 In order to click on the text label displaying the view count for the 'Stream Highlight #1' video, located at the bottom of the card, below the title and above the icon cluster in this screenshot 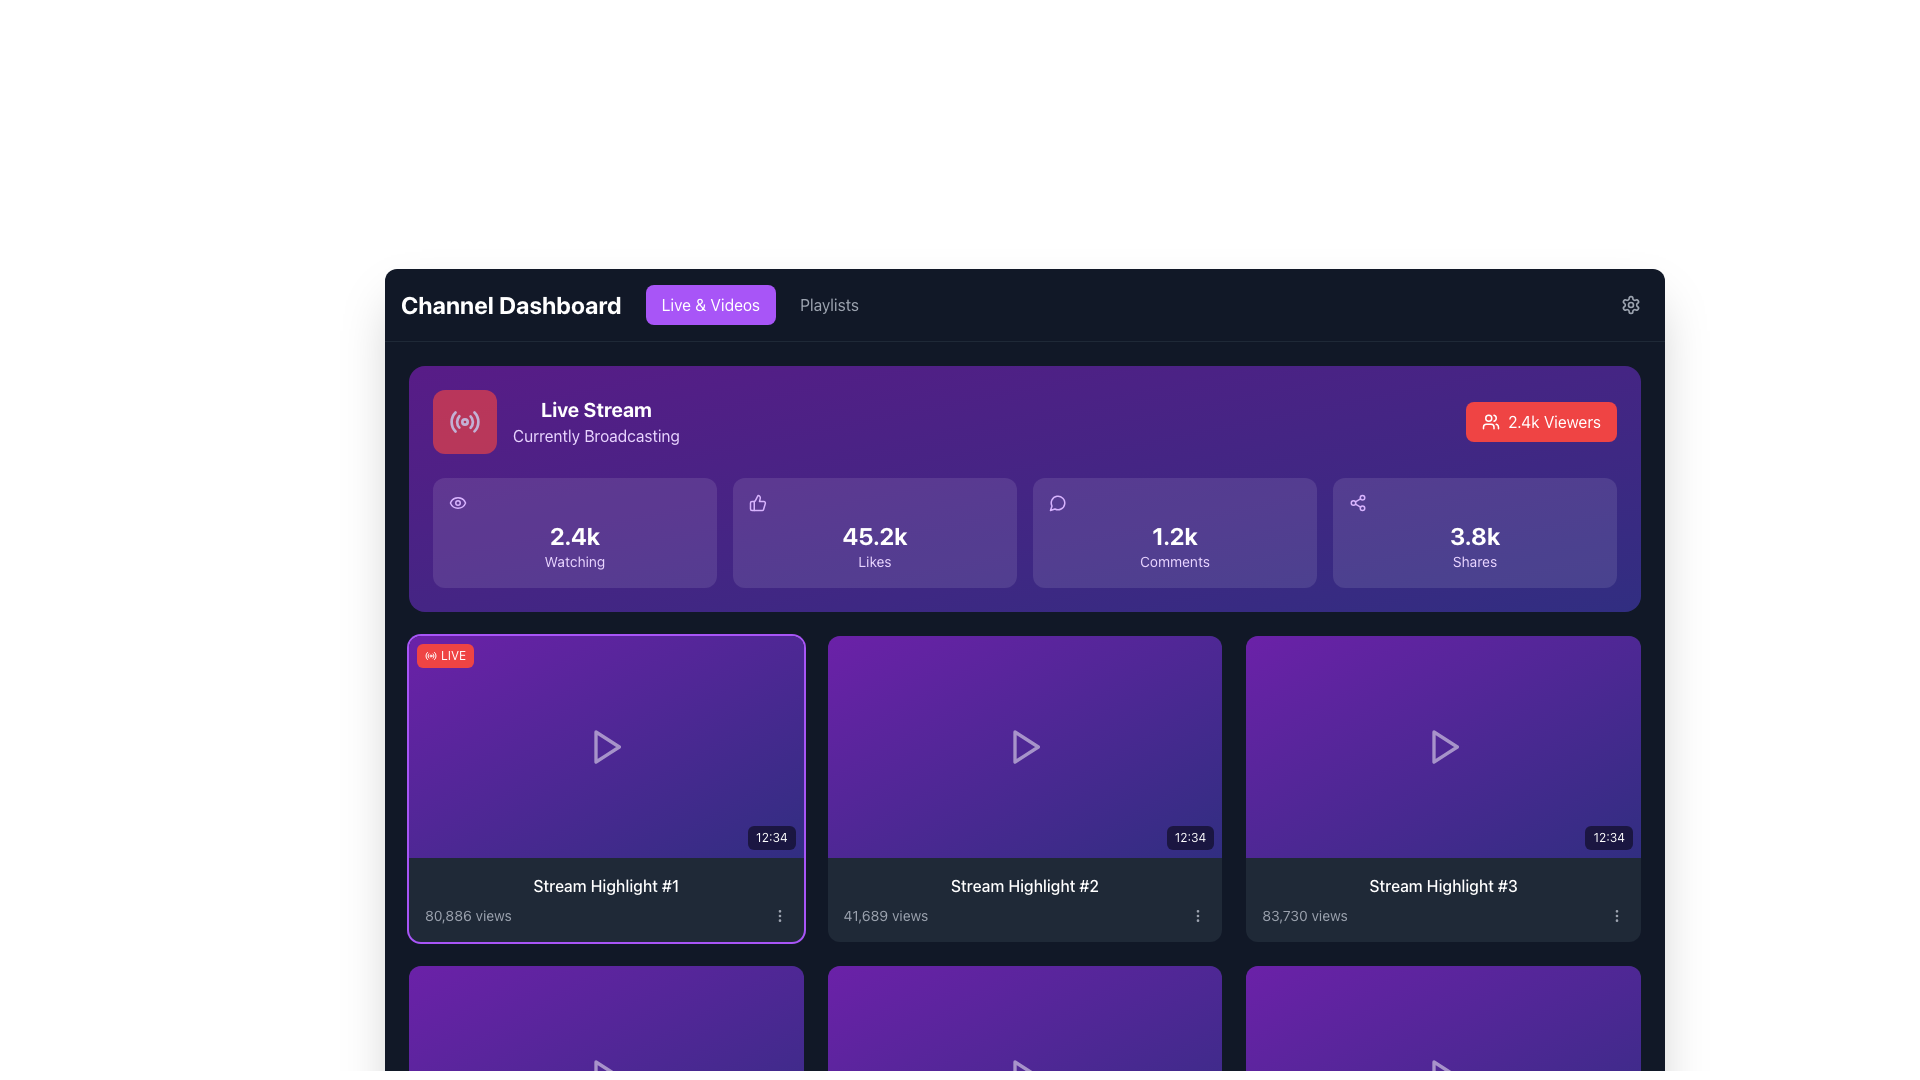, I will do `click(467, 915)`.